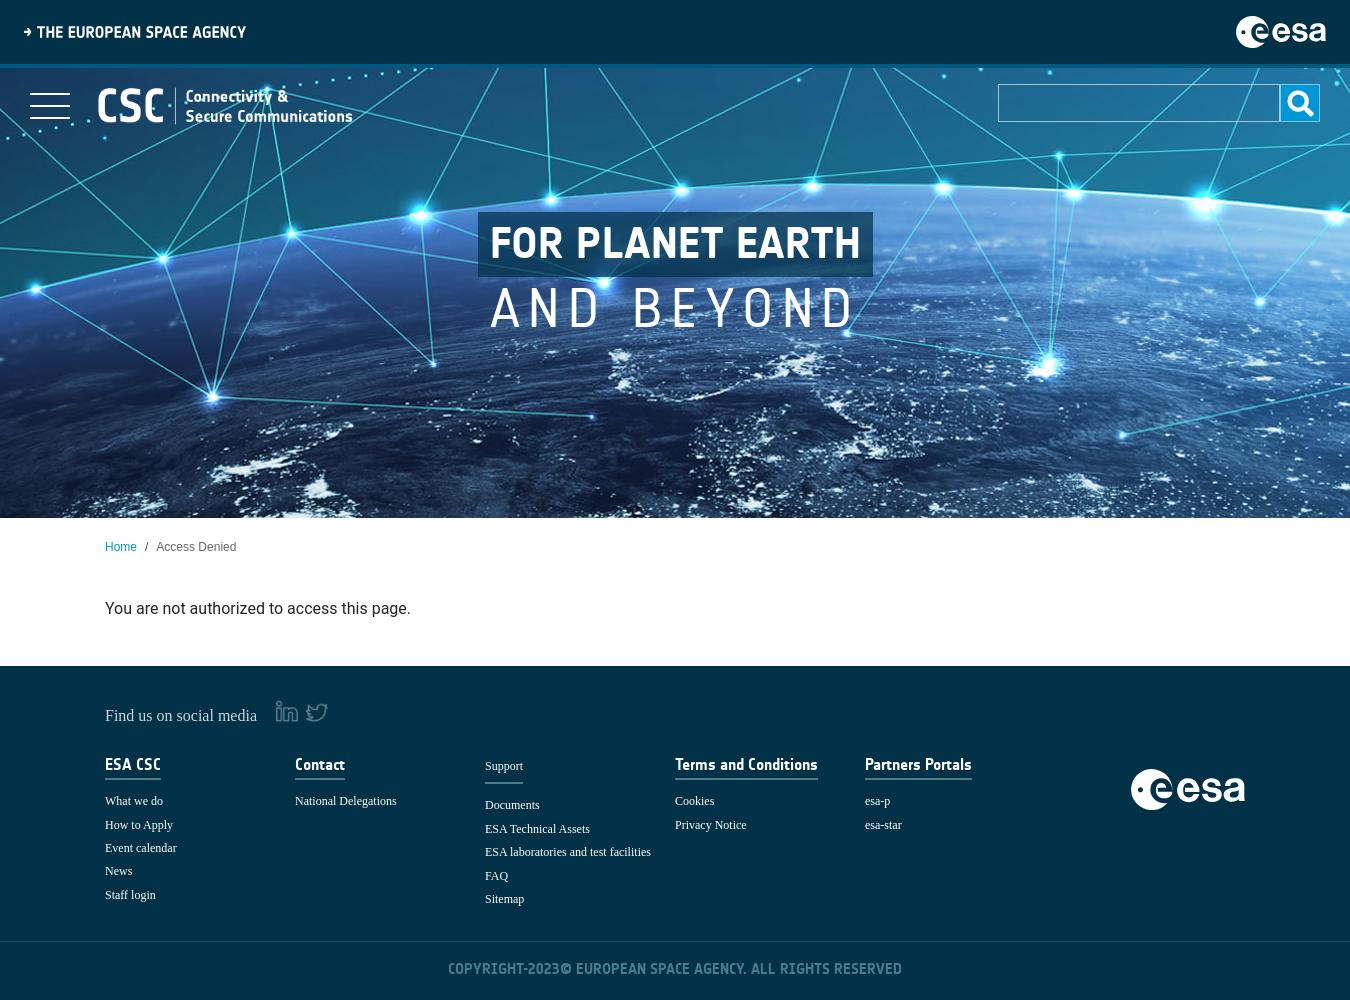 Image resolution: width=1350 pixels, height=1000 pixels. I want to click on 'FAQ', so click(484, 875).